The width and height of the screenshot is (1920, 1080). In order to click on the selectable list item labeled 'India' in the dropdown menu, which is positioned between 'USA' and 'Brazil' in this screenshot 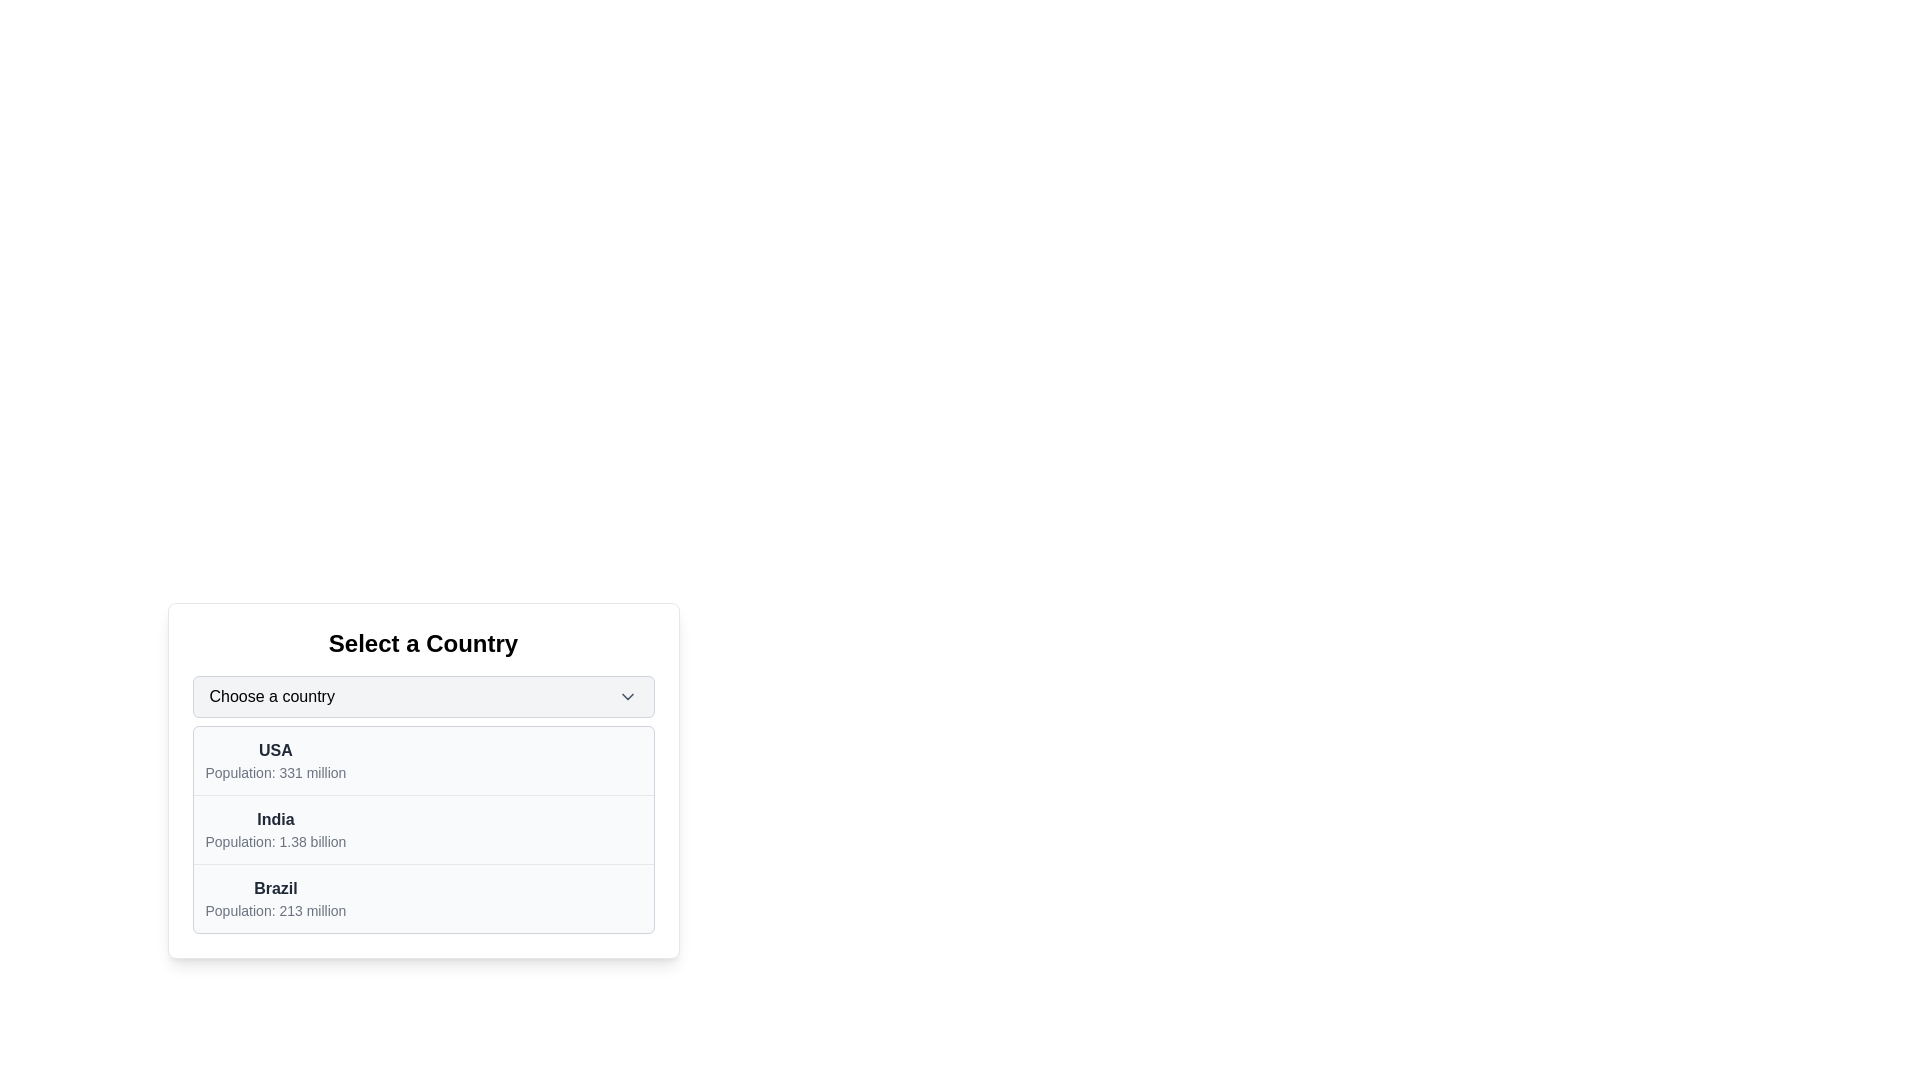, I will do `click(274, 829)`.